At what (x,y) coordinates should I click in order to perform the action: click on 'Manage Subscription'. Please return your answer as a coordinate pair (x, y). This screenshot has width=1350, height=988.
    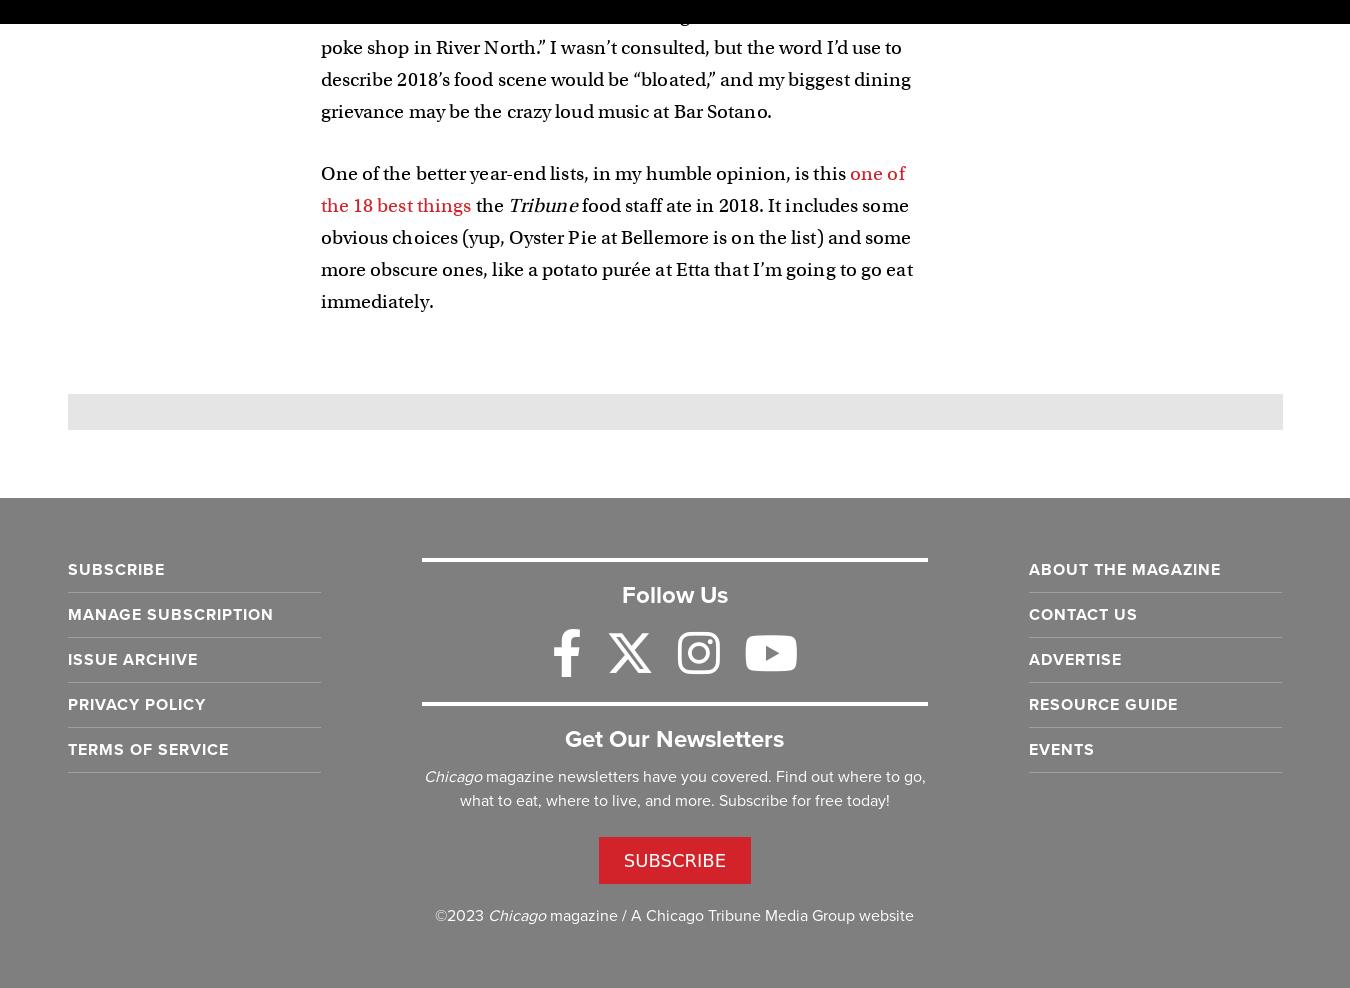
    Looking at the image, I should click on (169, 614).